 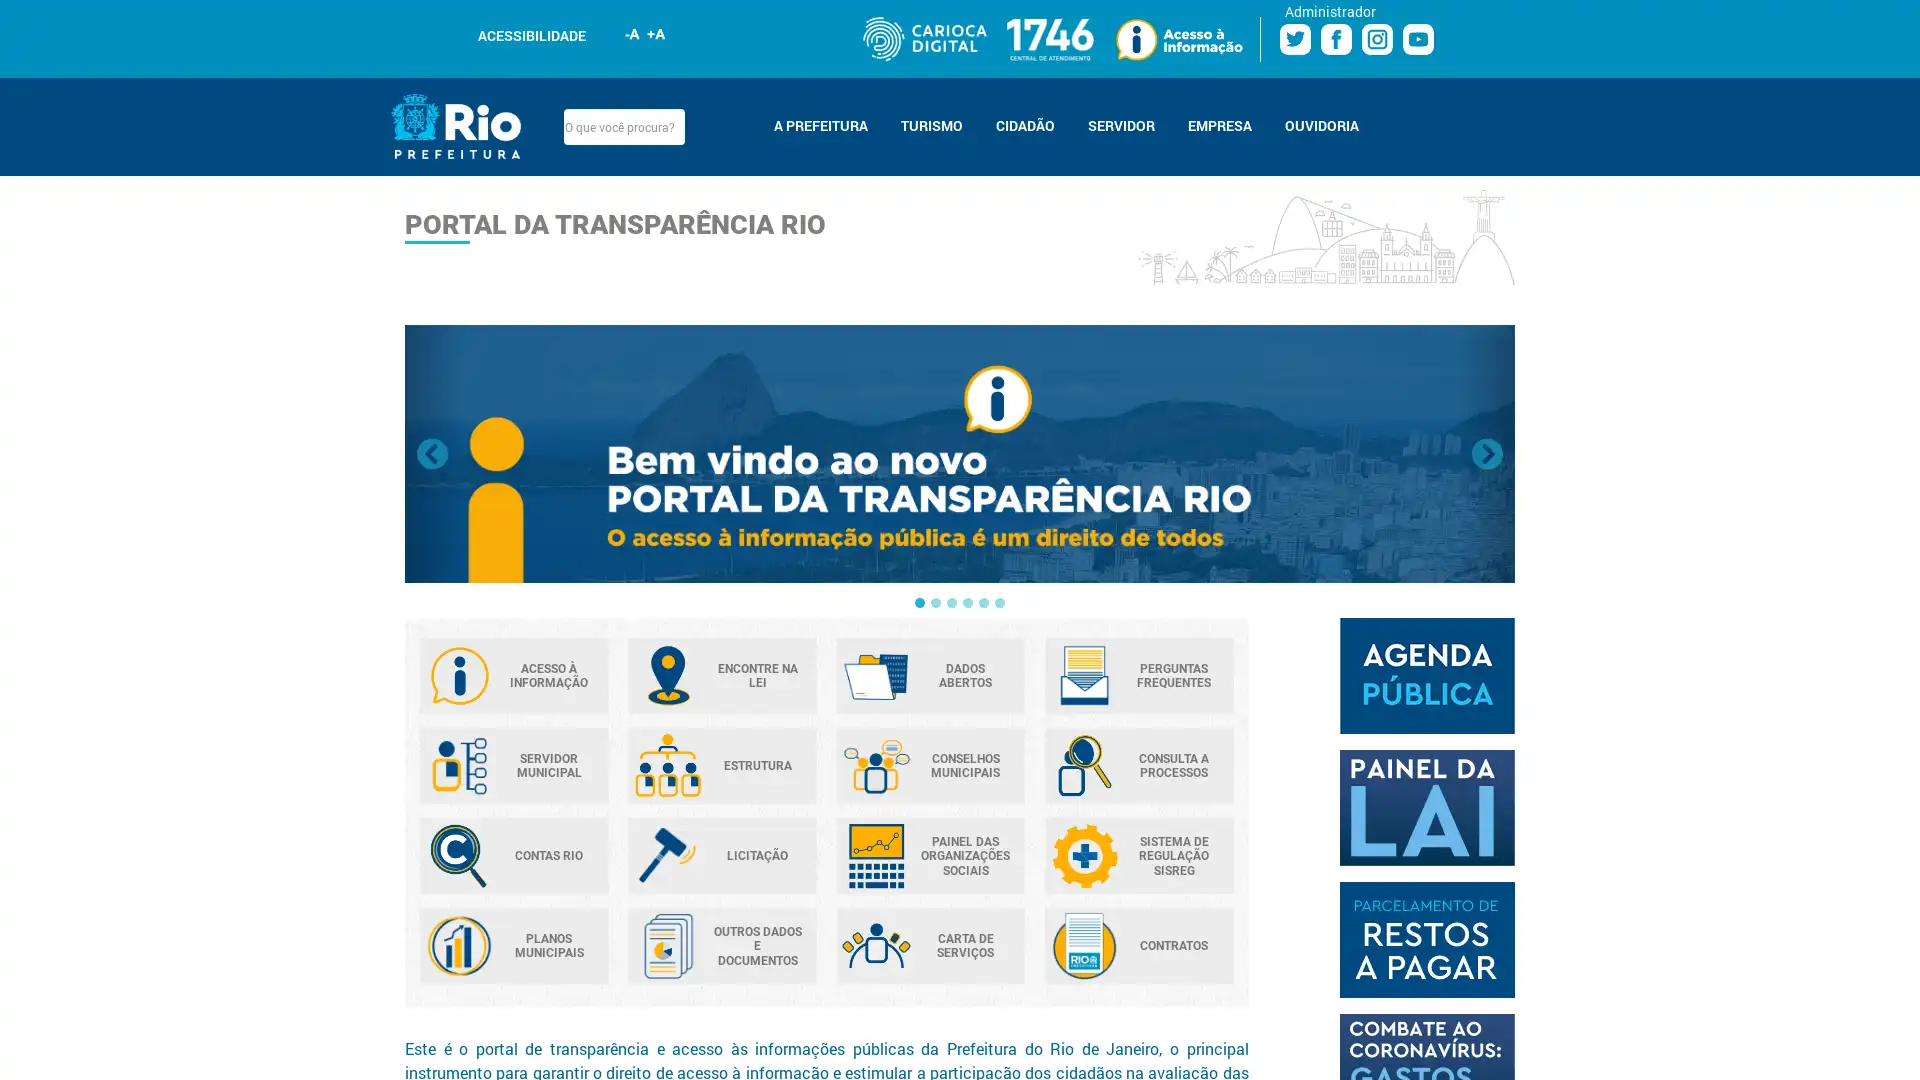 I want to click on Anterior, so click(x=431, y=454).